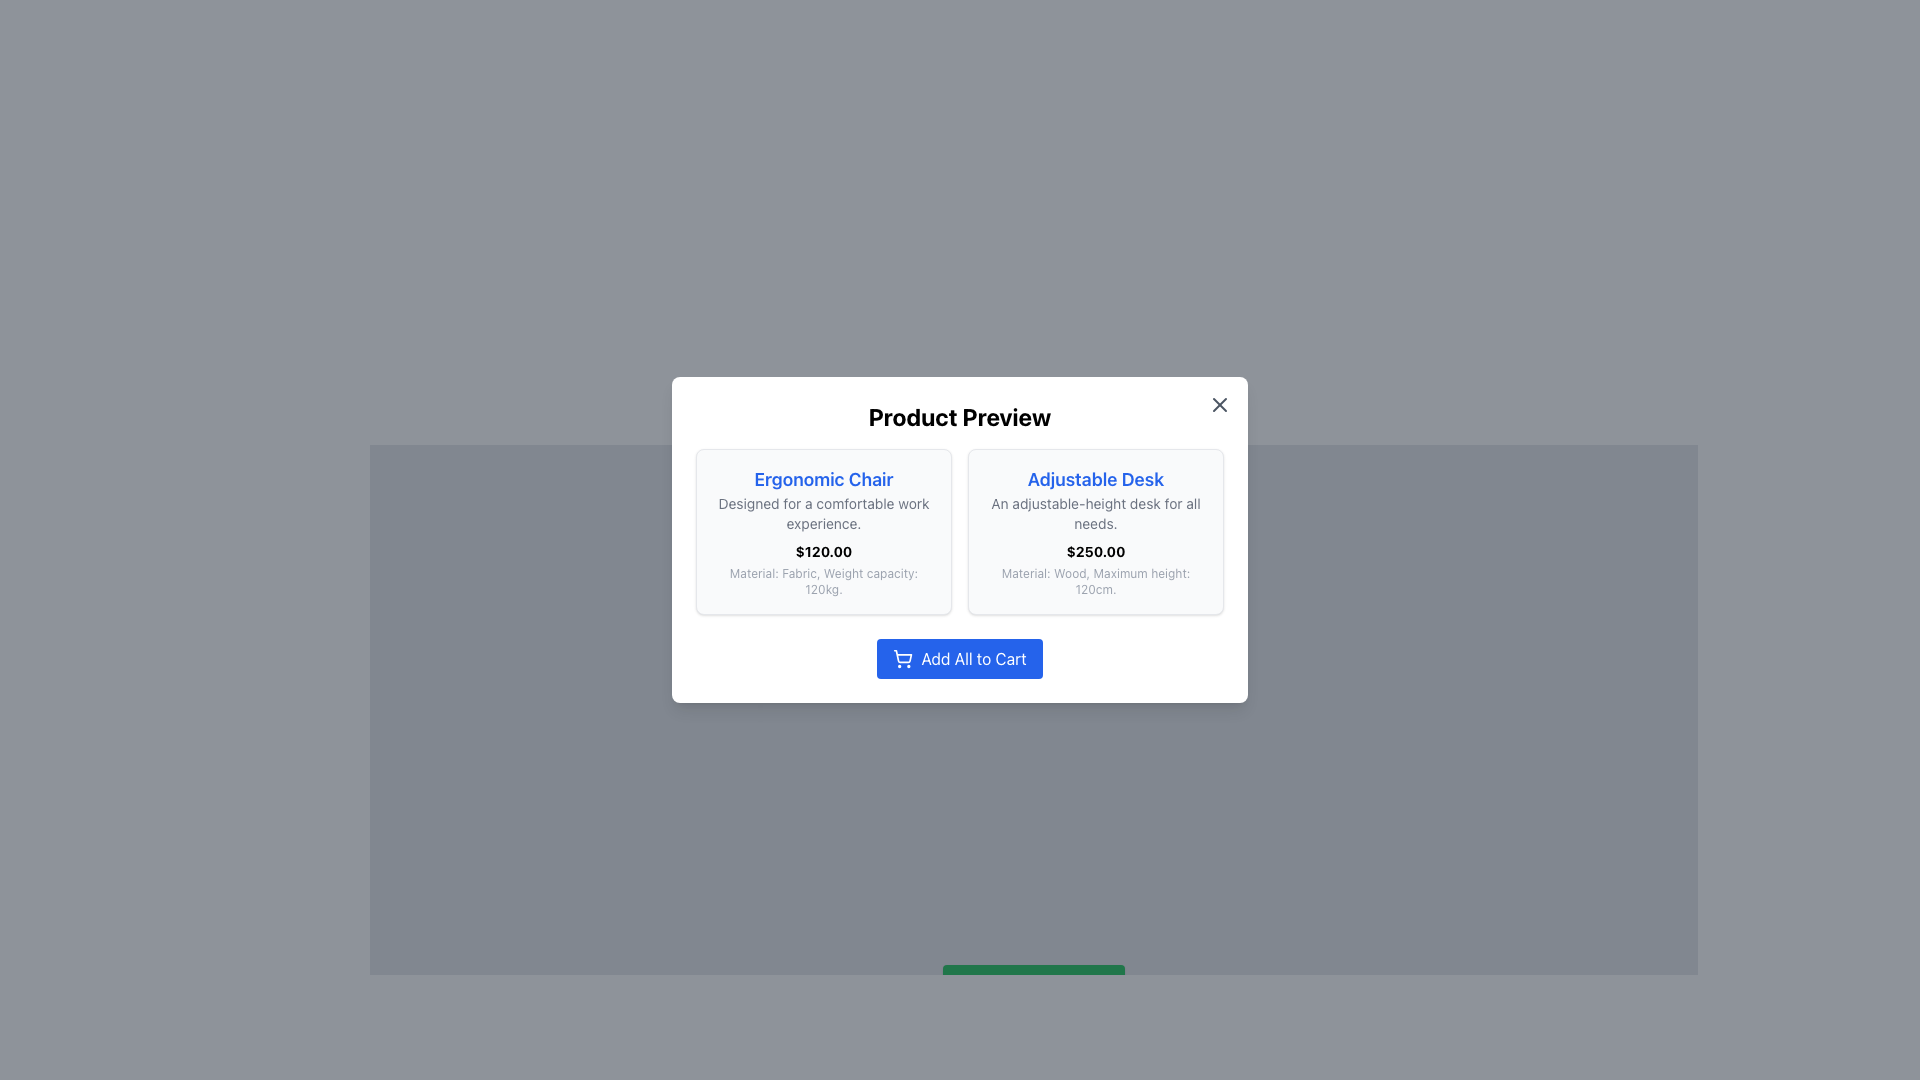 The width and height of the screenshot is (1920, 1080). I want to click on the cross icon button located at the top-right corner of the product preview dialog, so click(1218, 405).